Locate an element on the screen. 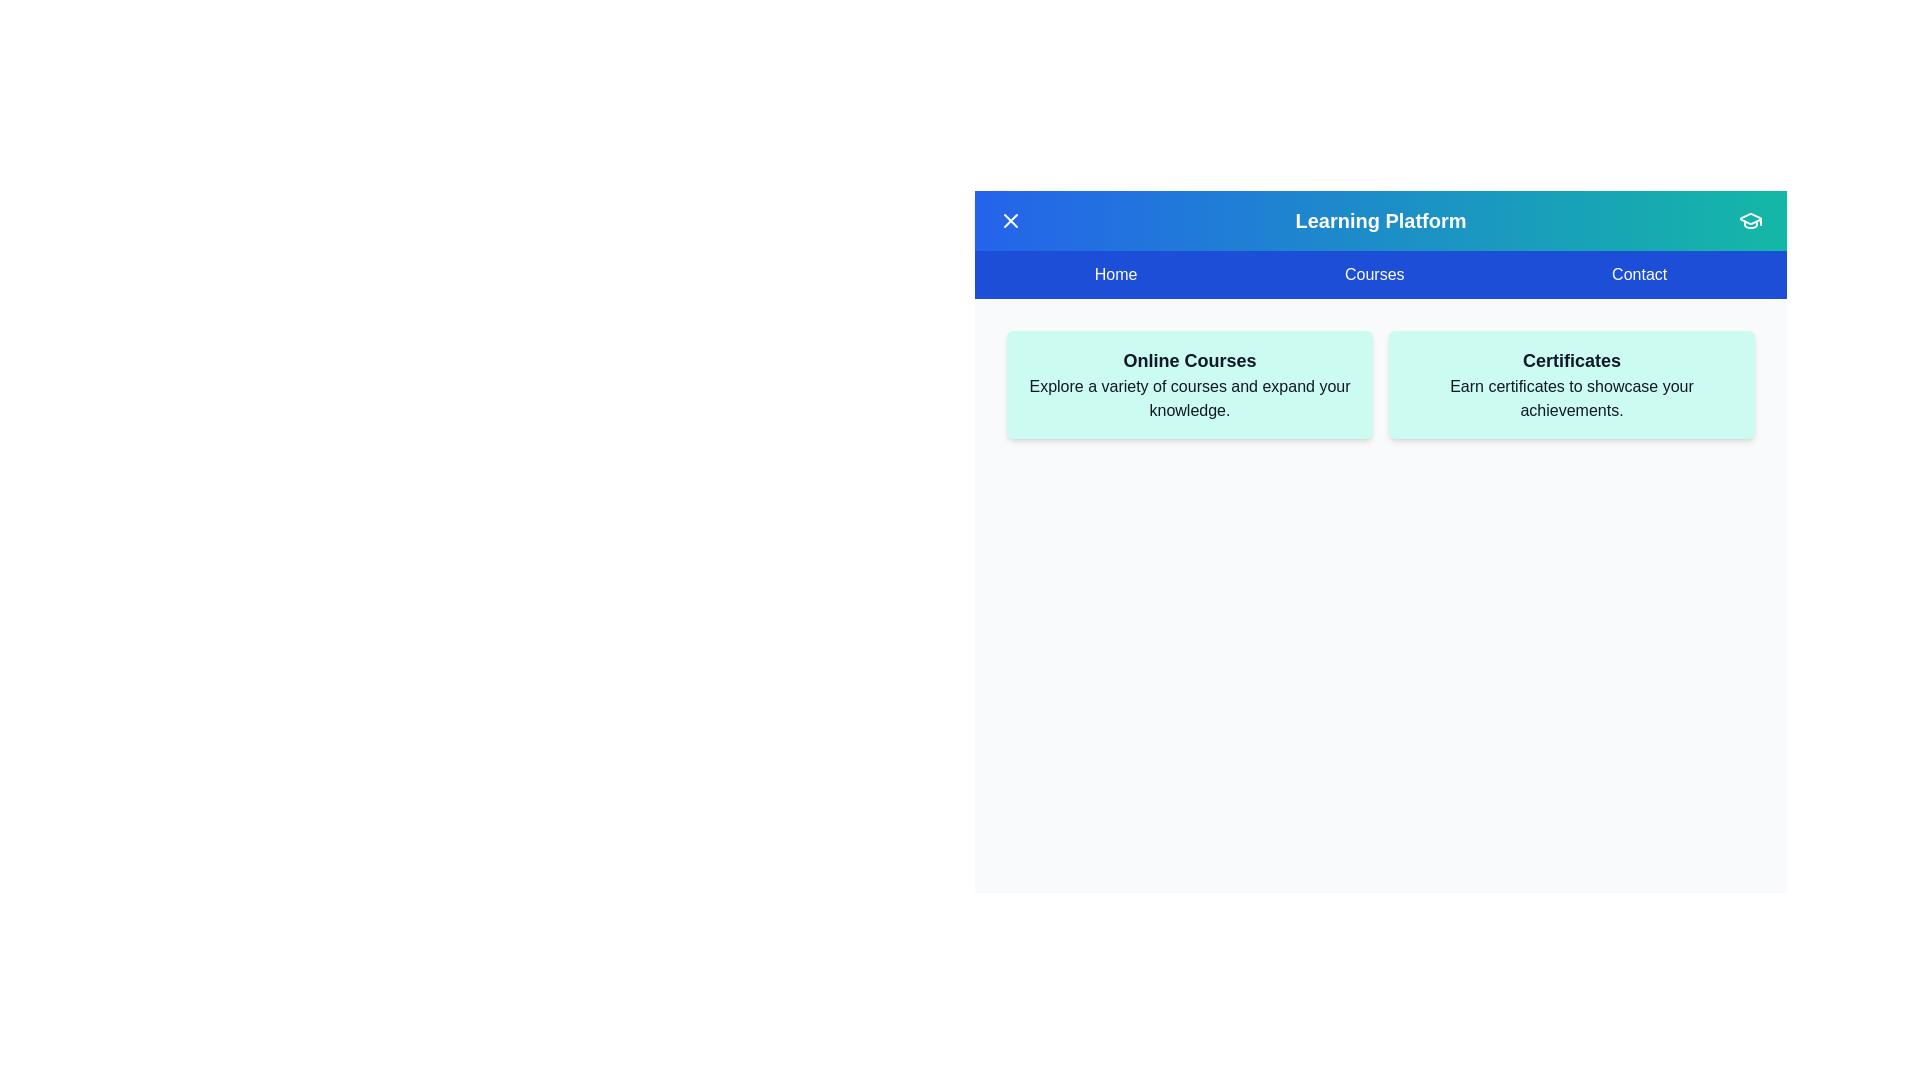 This screenshot has height=1080, width=1920. the 'Home' menu item to navigate to the Home page is located at coordinates (1115, 274).